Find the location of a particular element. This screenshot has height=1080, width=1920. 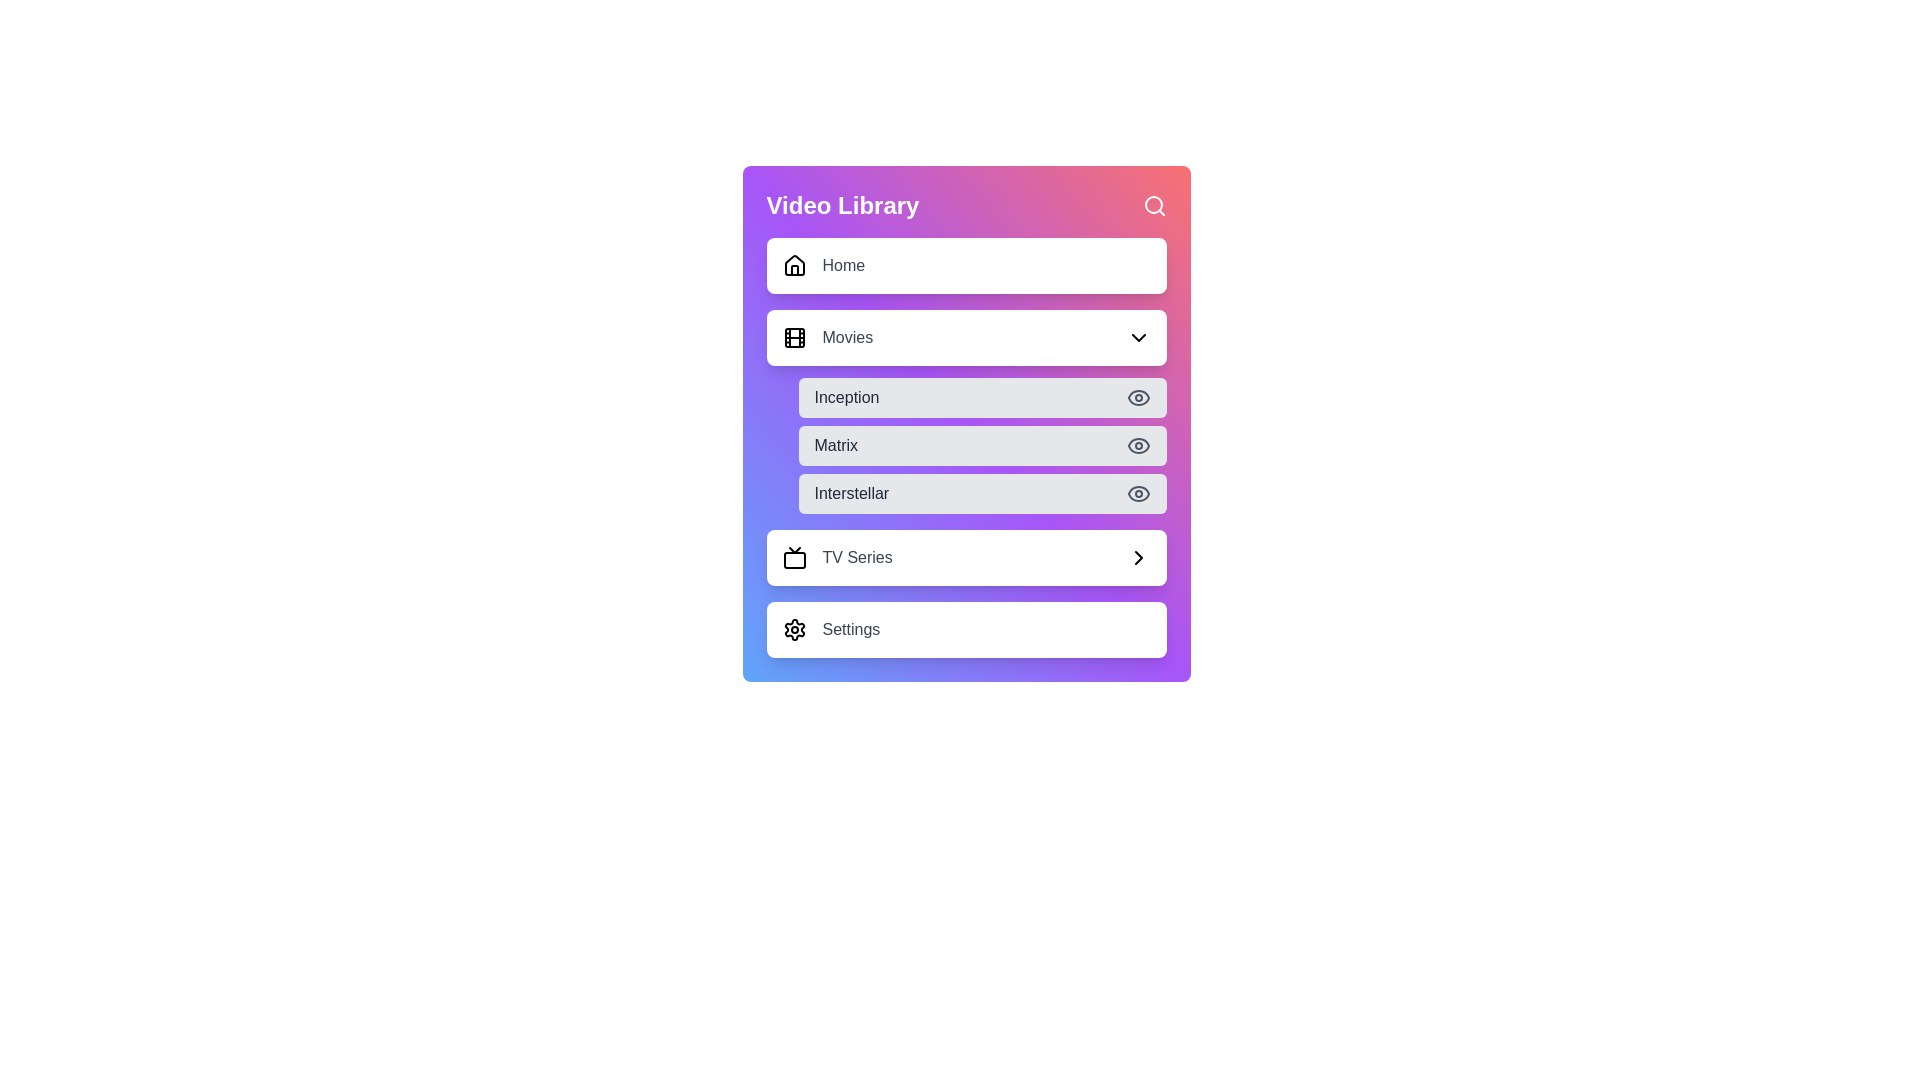

the movie reel icon, which is a minimalist black and white vector graphic located to the left of the text 'Movies' in the second row of the vertical menu is located at coordinates (793, 337).